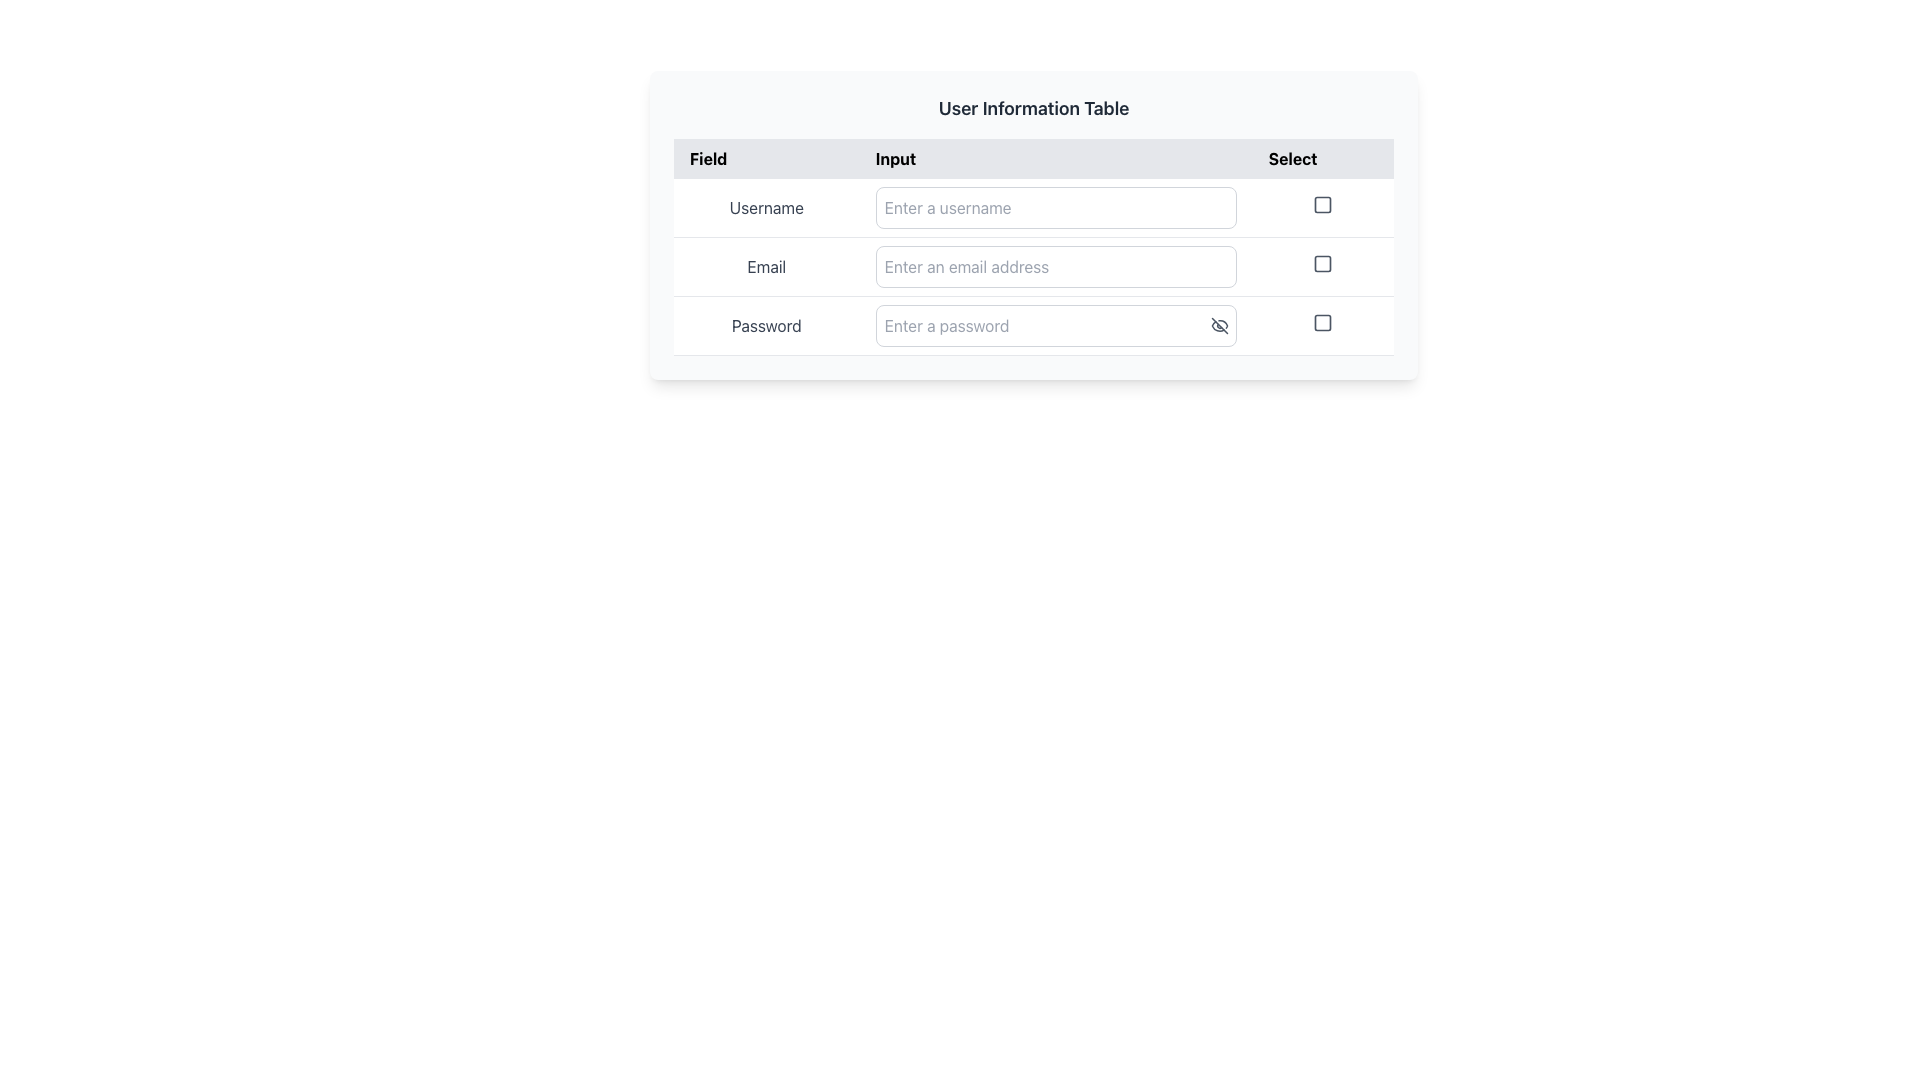 This screenshot has height=1080, width=1920. What do you see at coordinates (1218, 325) in the screenshot?
I see `the eye icon with a diagonal line crossing through it, located on the right inside the 'Password' input field` at bounding box center [1218, 325].